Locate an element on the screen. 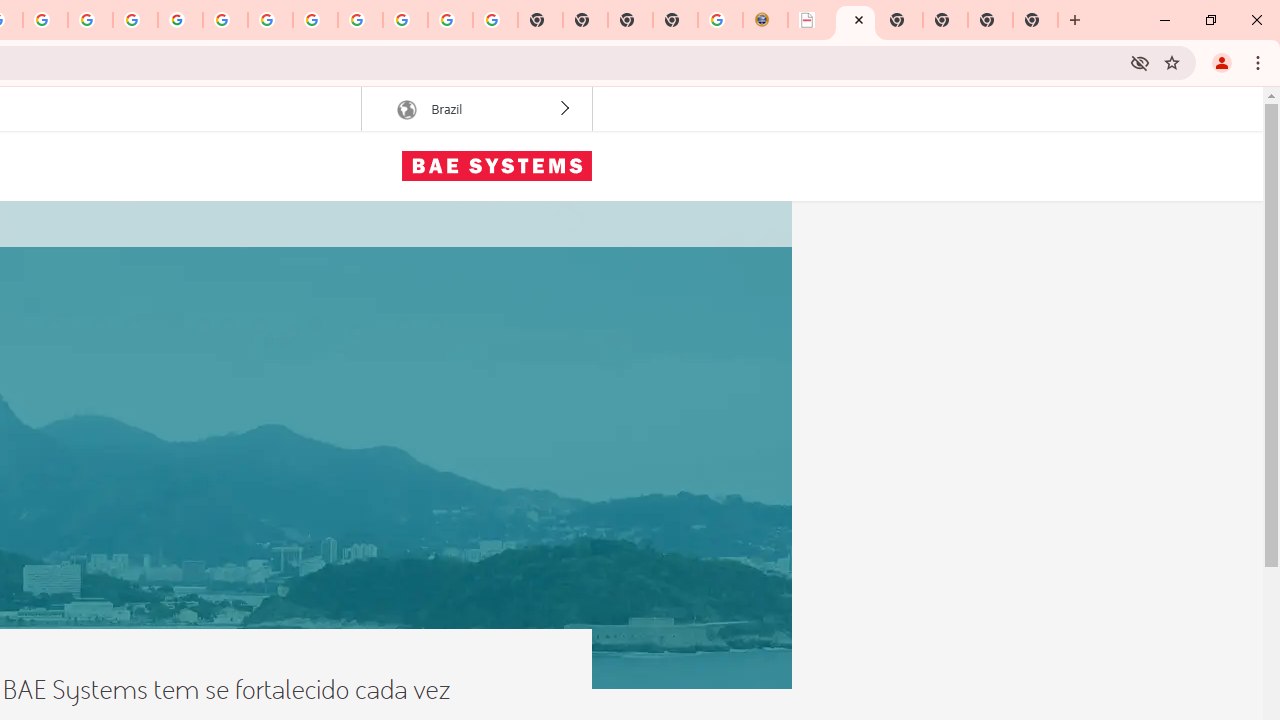 This screenshot has width=1280, height=720. 'BAE Systems Brasil | BAE Systems' is located at coordinates (855, 20).